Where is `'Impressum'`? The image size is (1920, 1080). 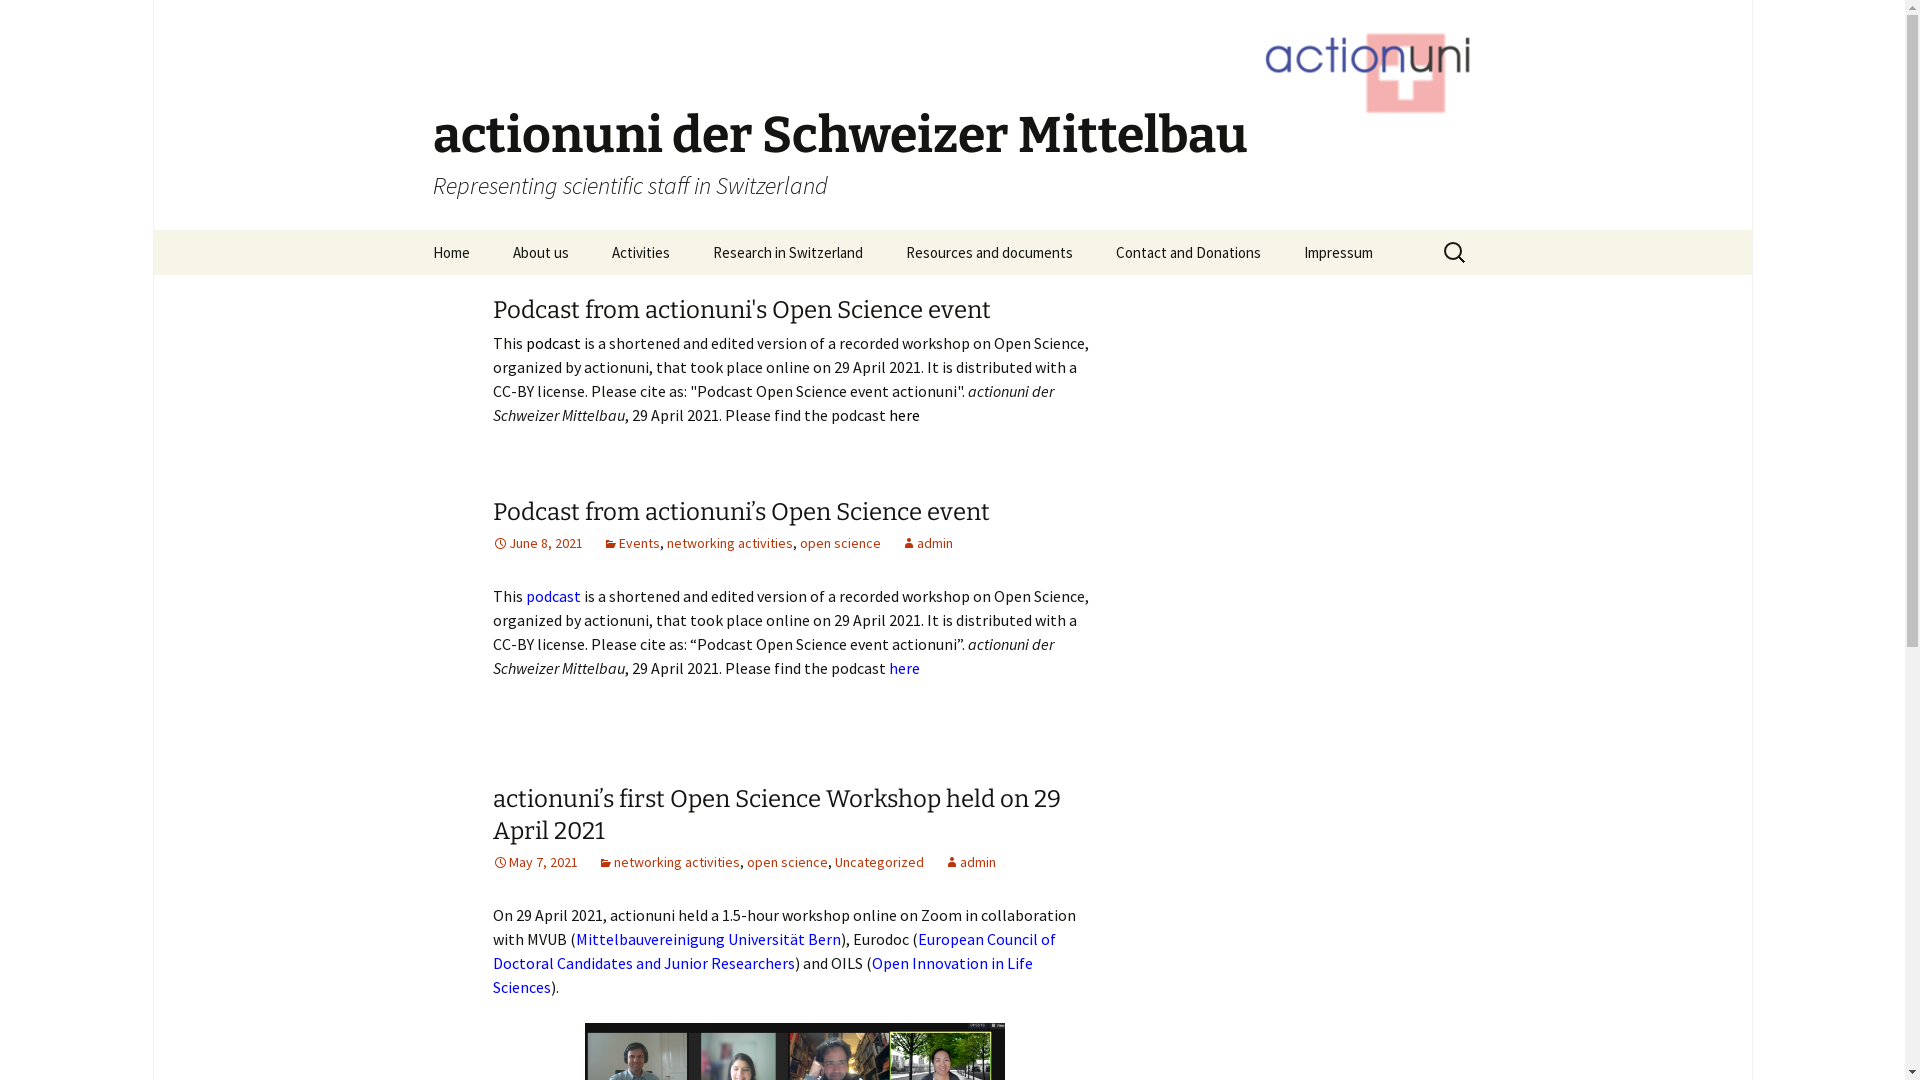
'Impressum' is located at coordinates (1338, 251).